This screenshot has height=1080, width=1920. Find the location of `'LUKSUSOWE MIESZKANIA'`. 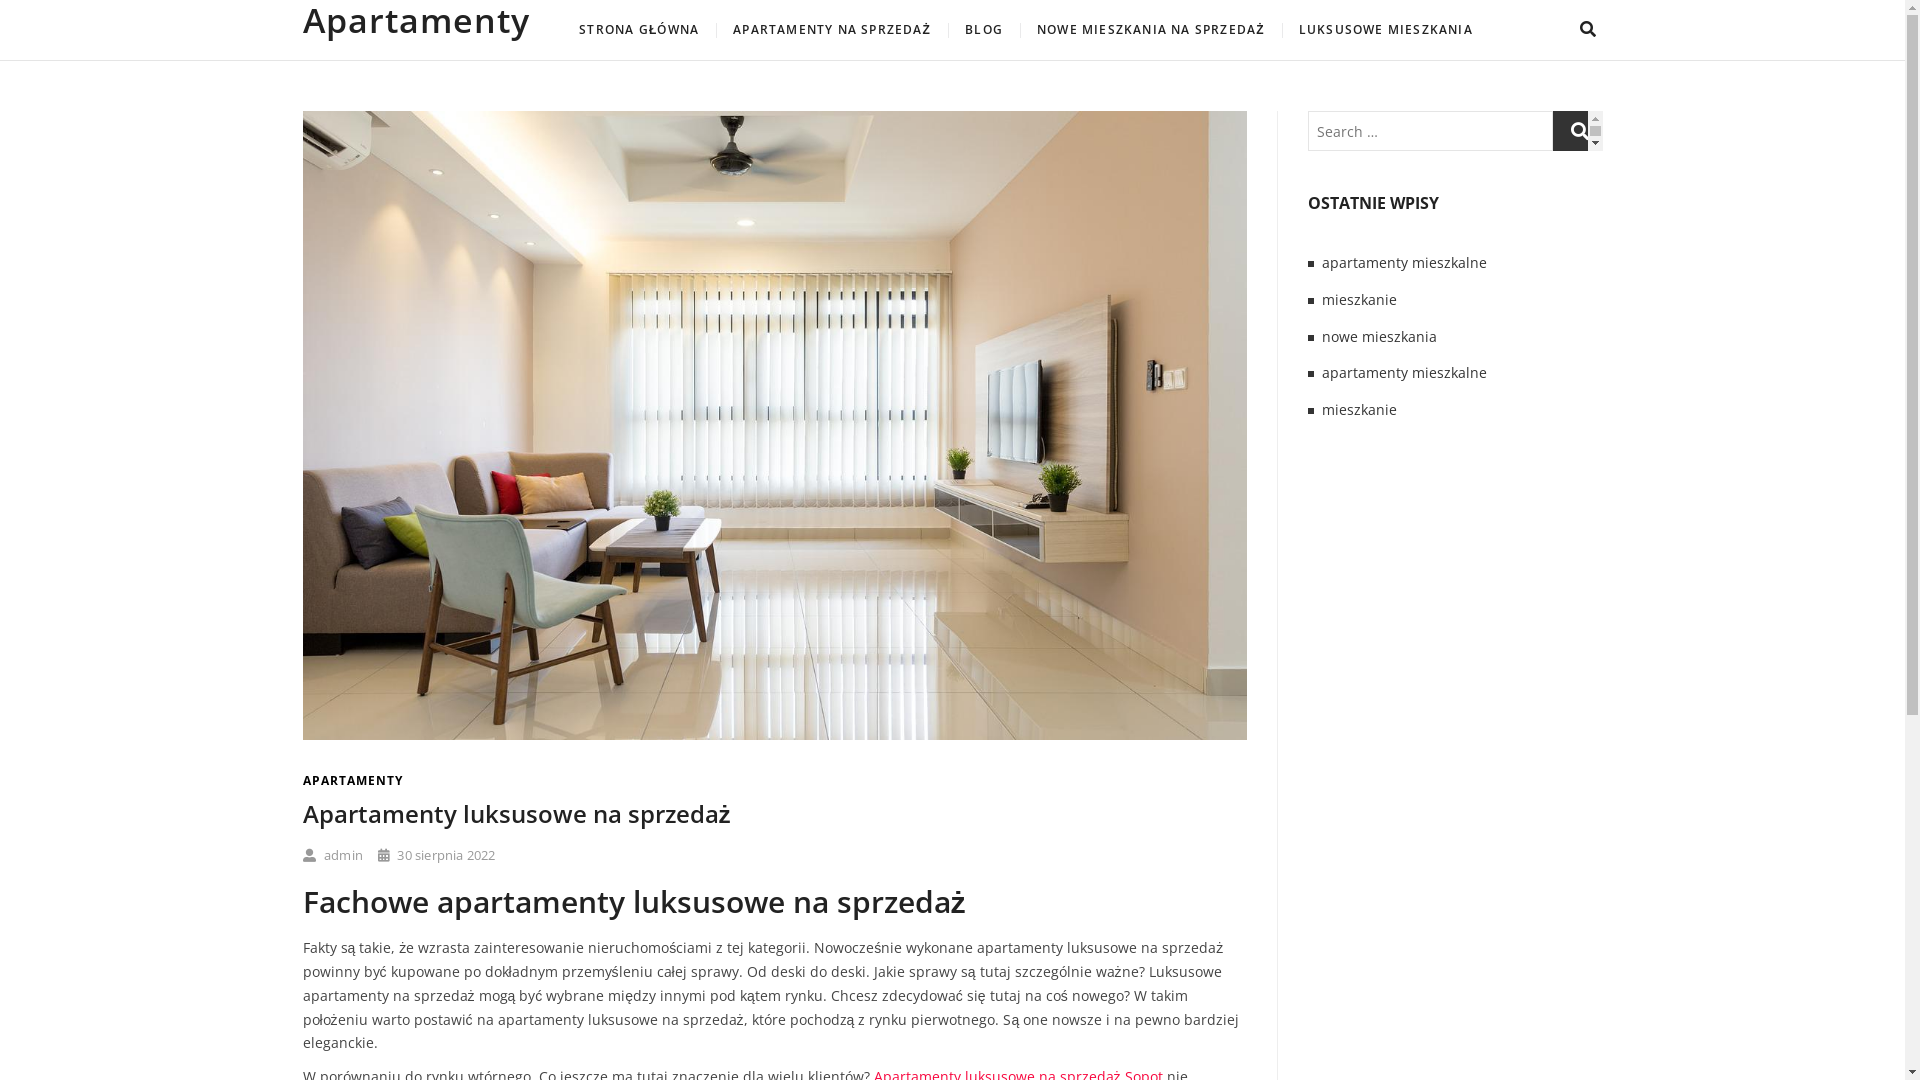

'LUKSUSOWE MIESZKANIA' is located at coordinates (1385, 30).